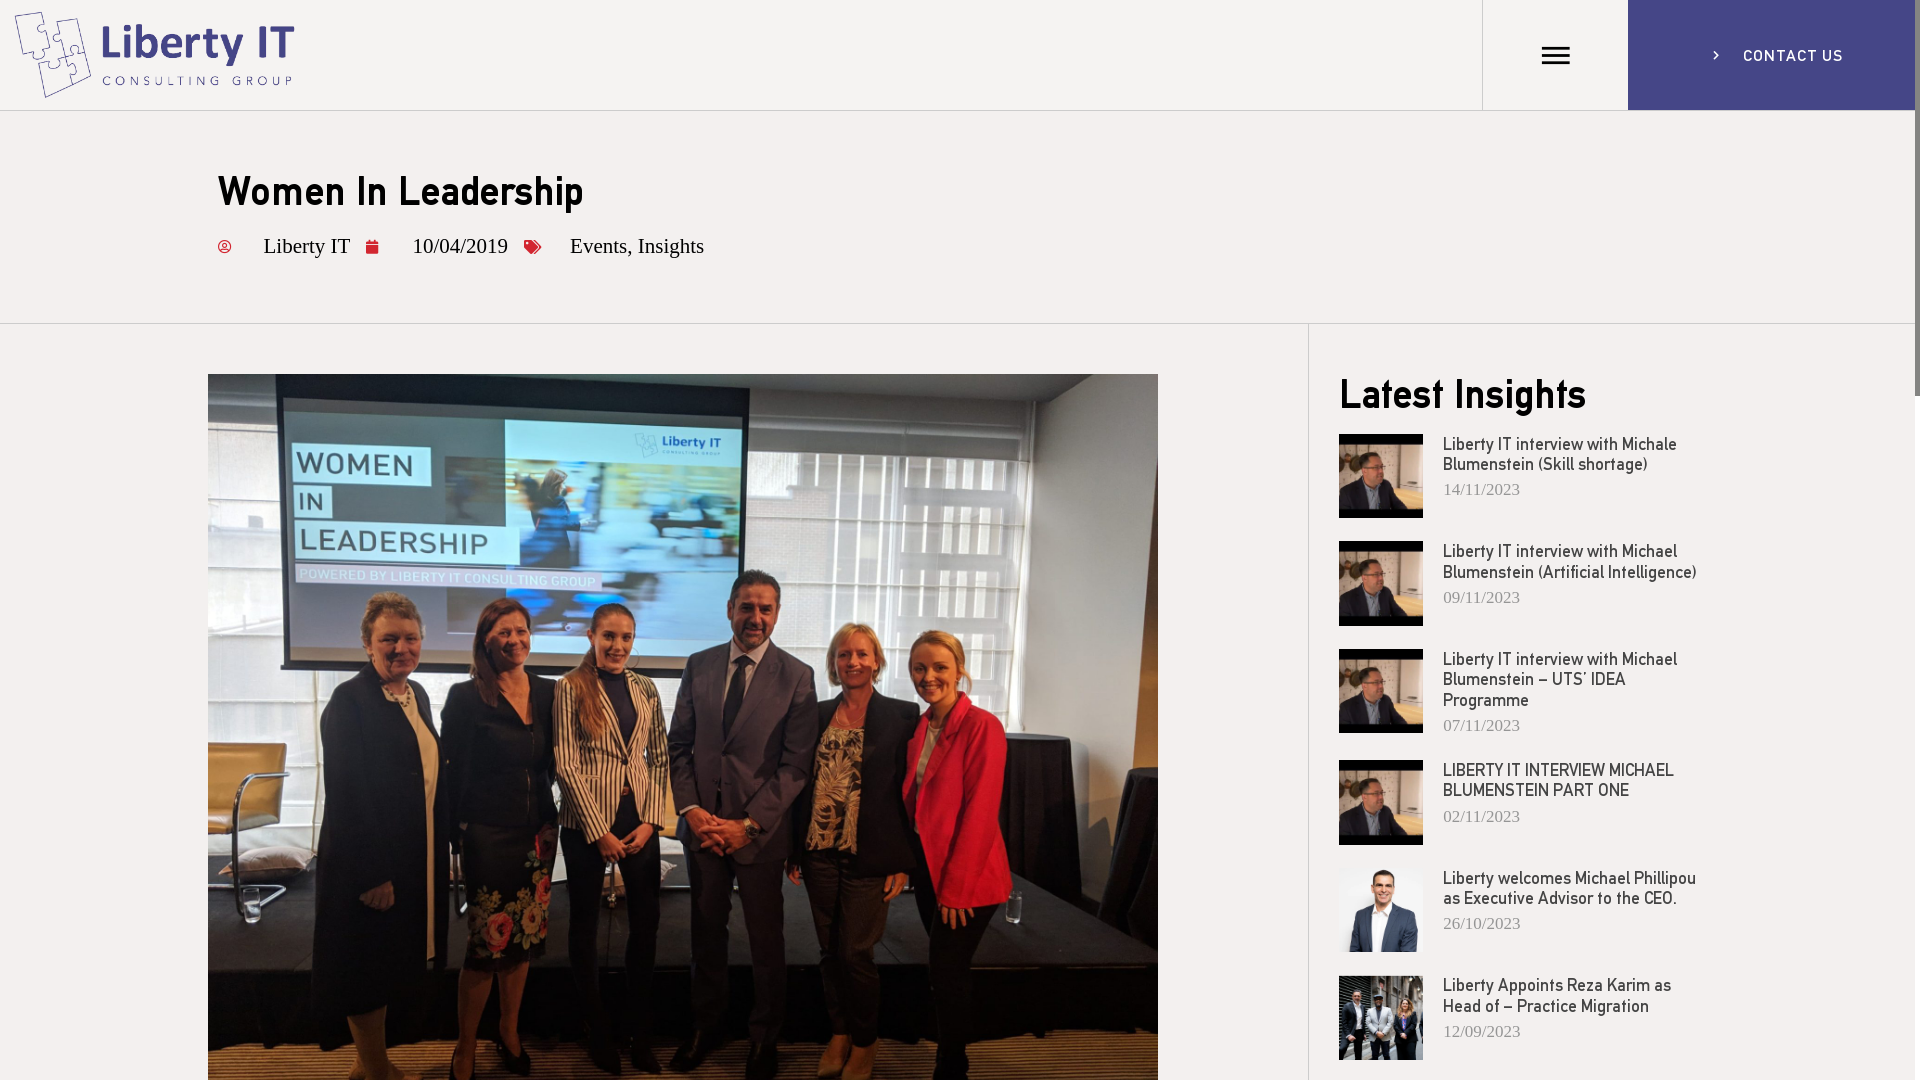  What do you see at coordinates (1712, 54) in the screenshot?
I see `'CONTACT US'` at bounding box center [1712, 54].